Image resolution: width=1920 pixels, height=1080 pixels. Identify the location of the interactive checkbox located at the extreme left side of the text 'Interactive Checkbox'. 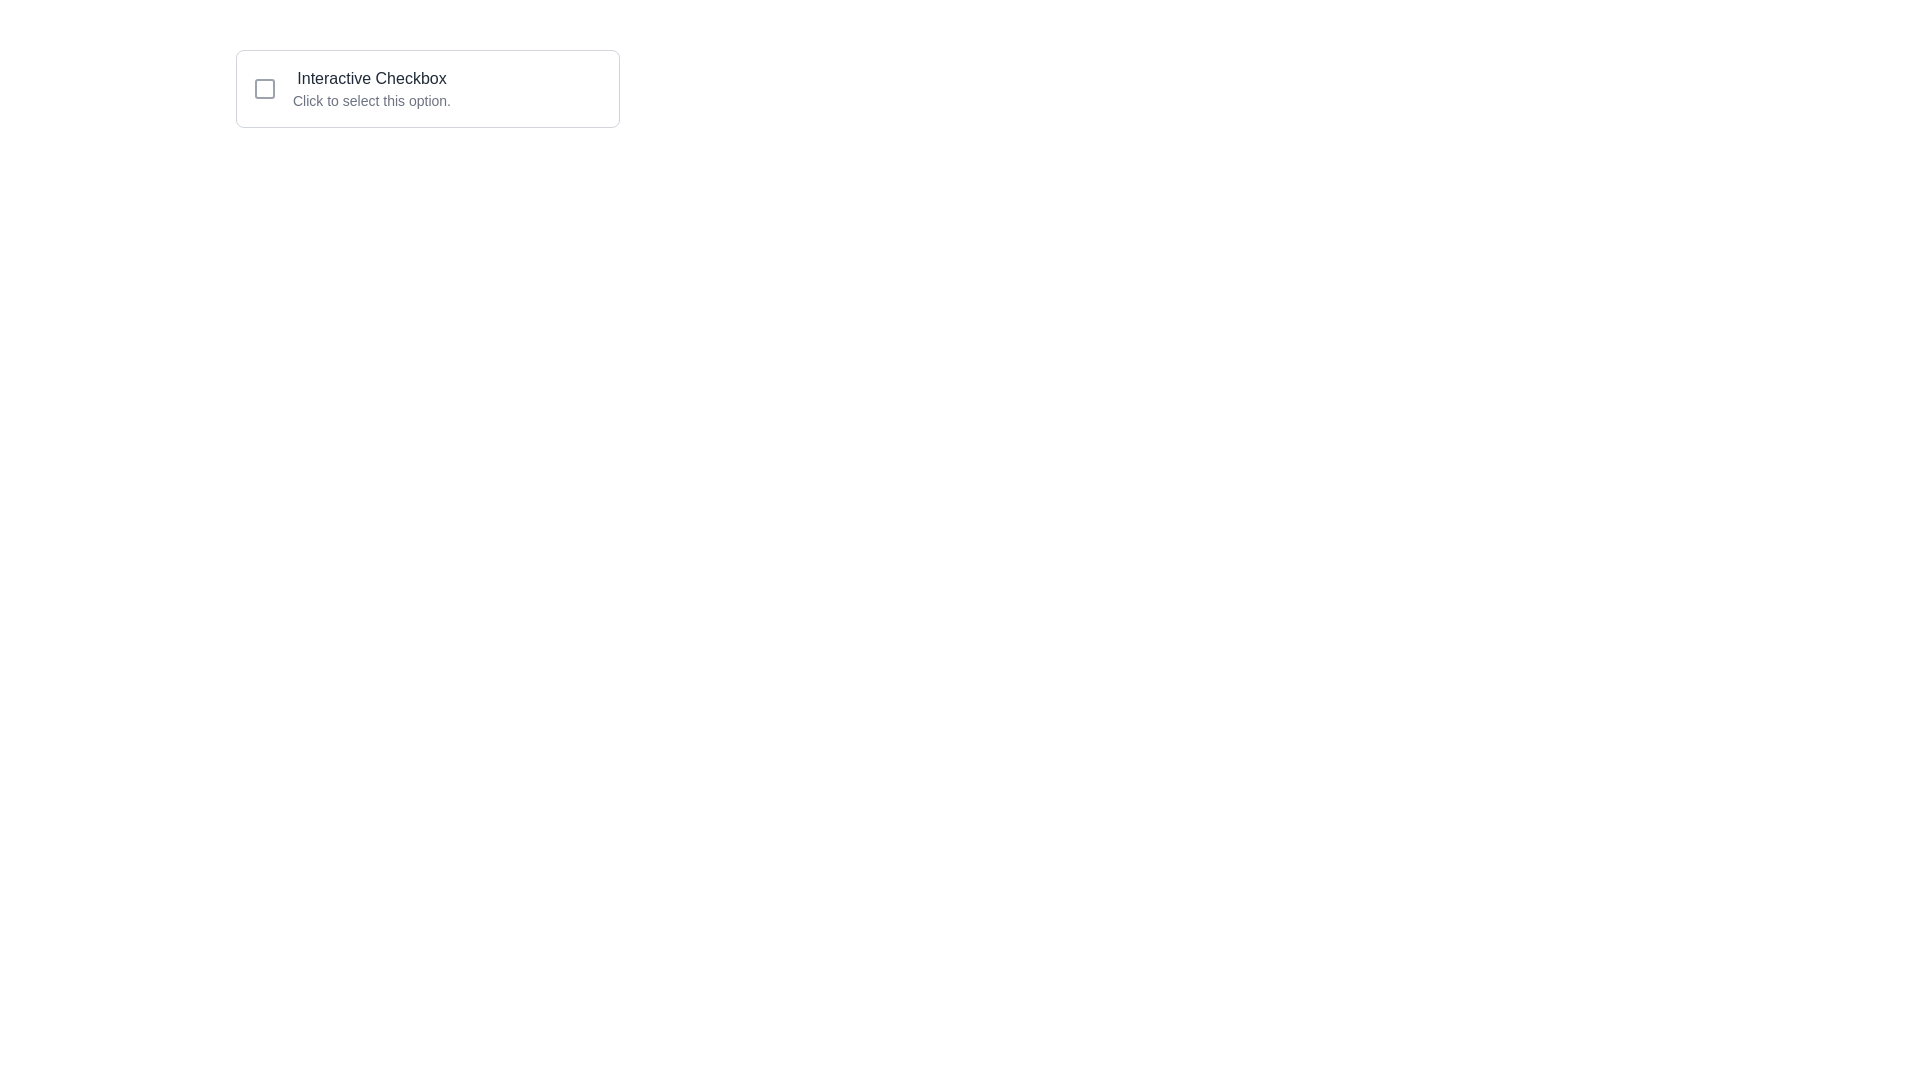
(263, 87).